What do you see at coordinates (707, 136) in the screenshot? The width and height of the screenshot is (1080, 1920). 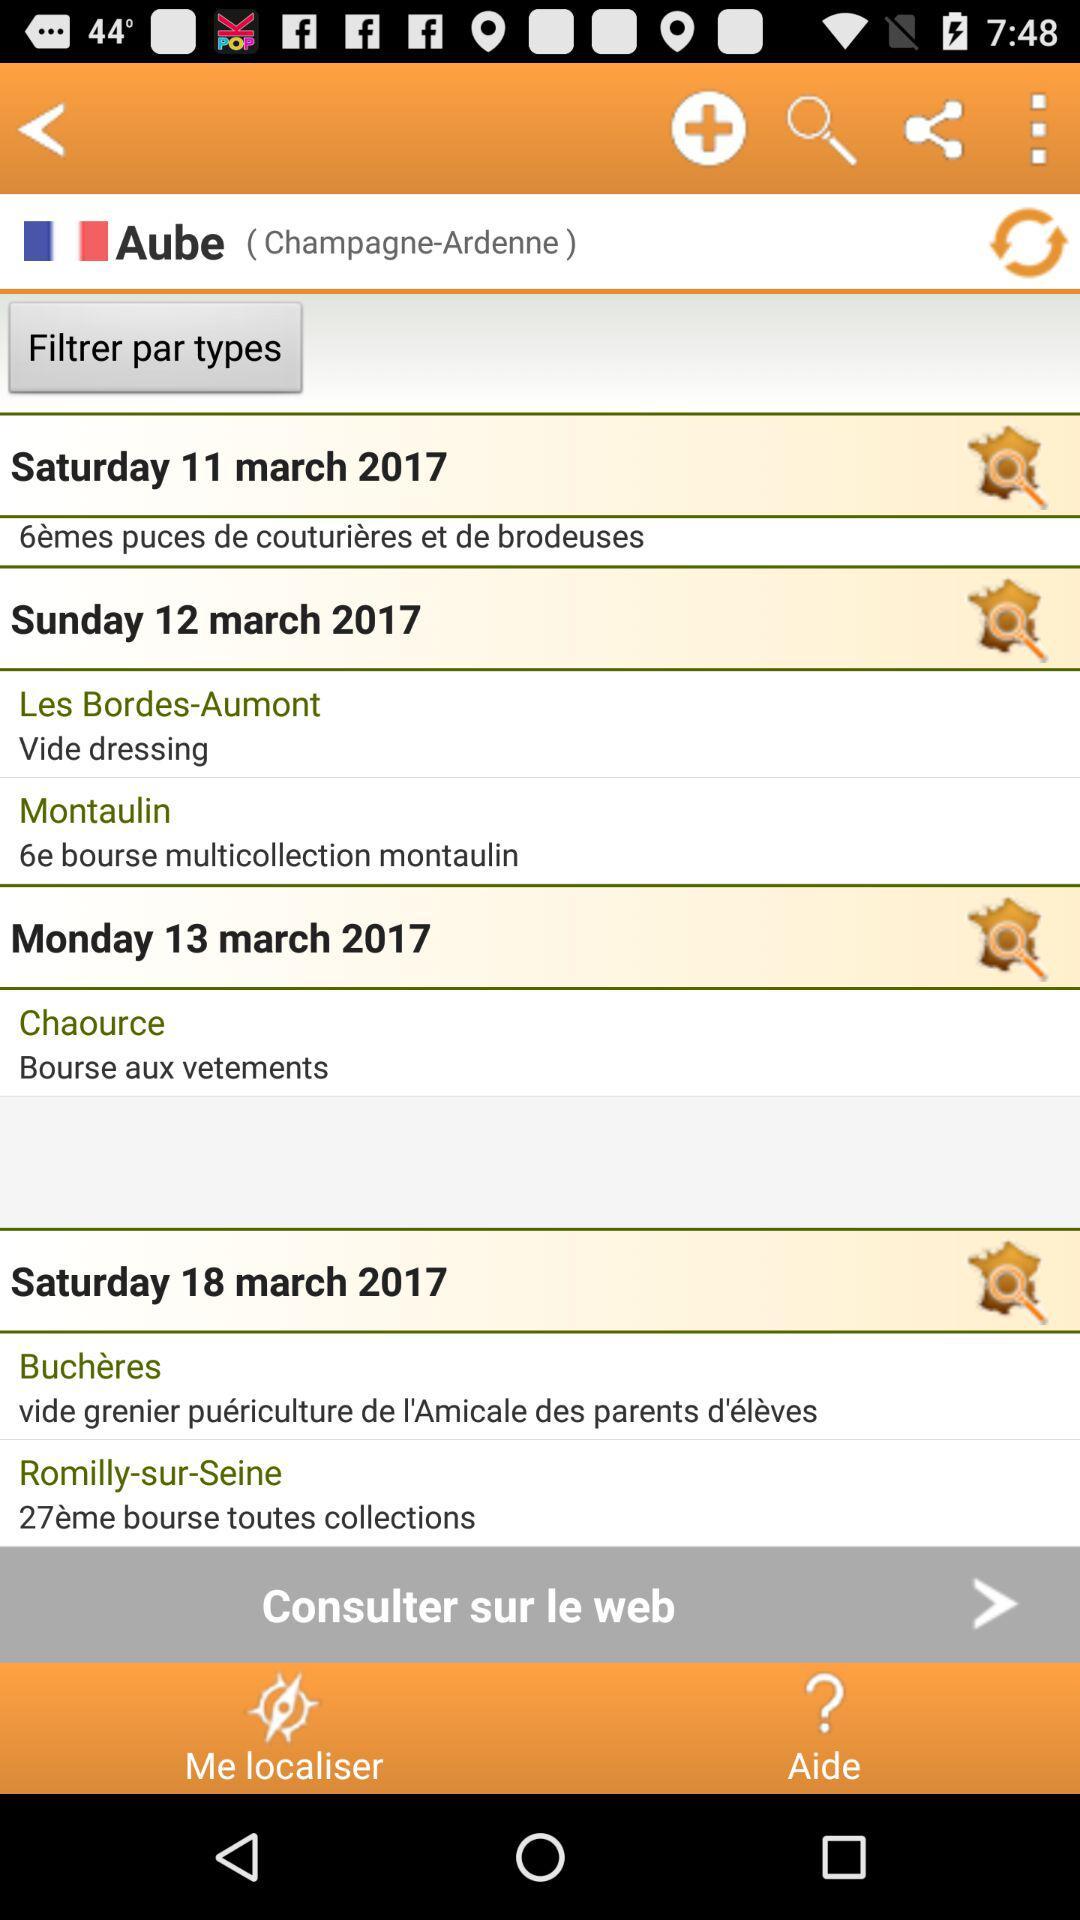 I see `the add icon` at bounding box center [707, 136].